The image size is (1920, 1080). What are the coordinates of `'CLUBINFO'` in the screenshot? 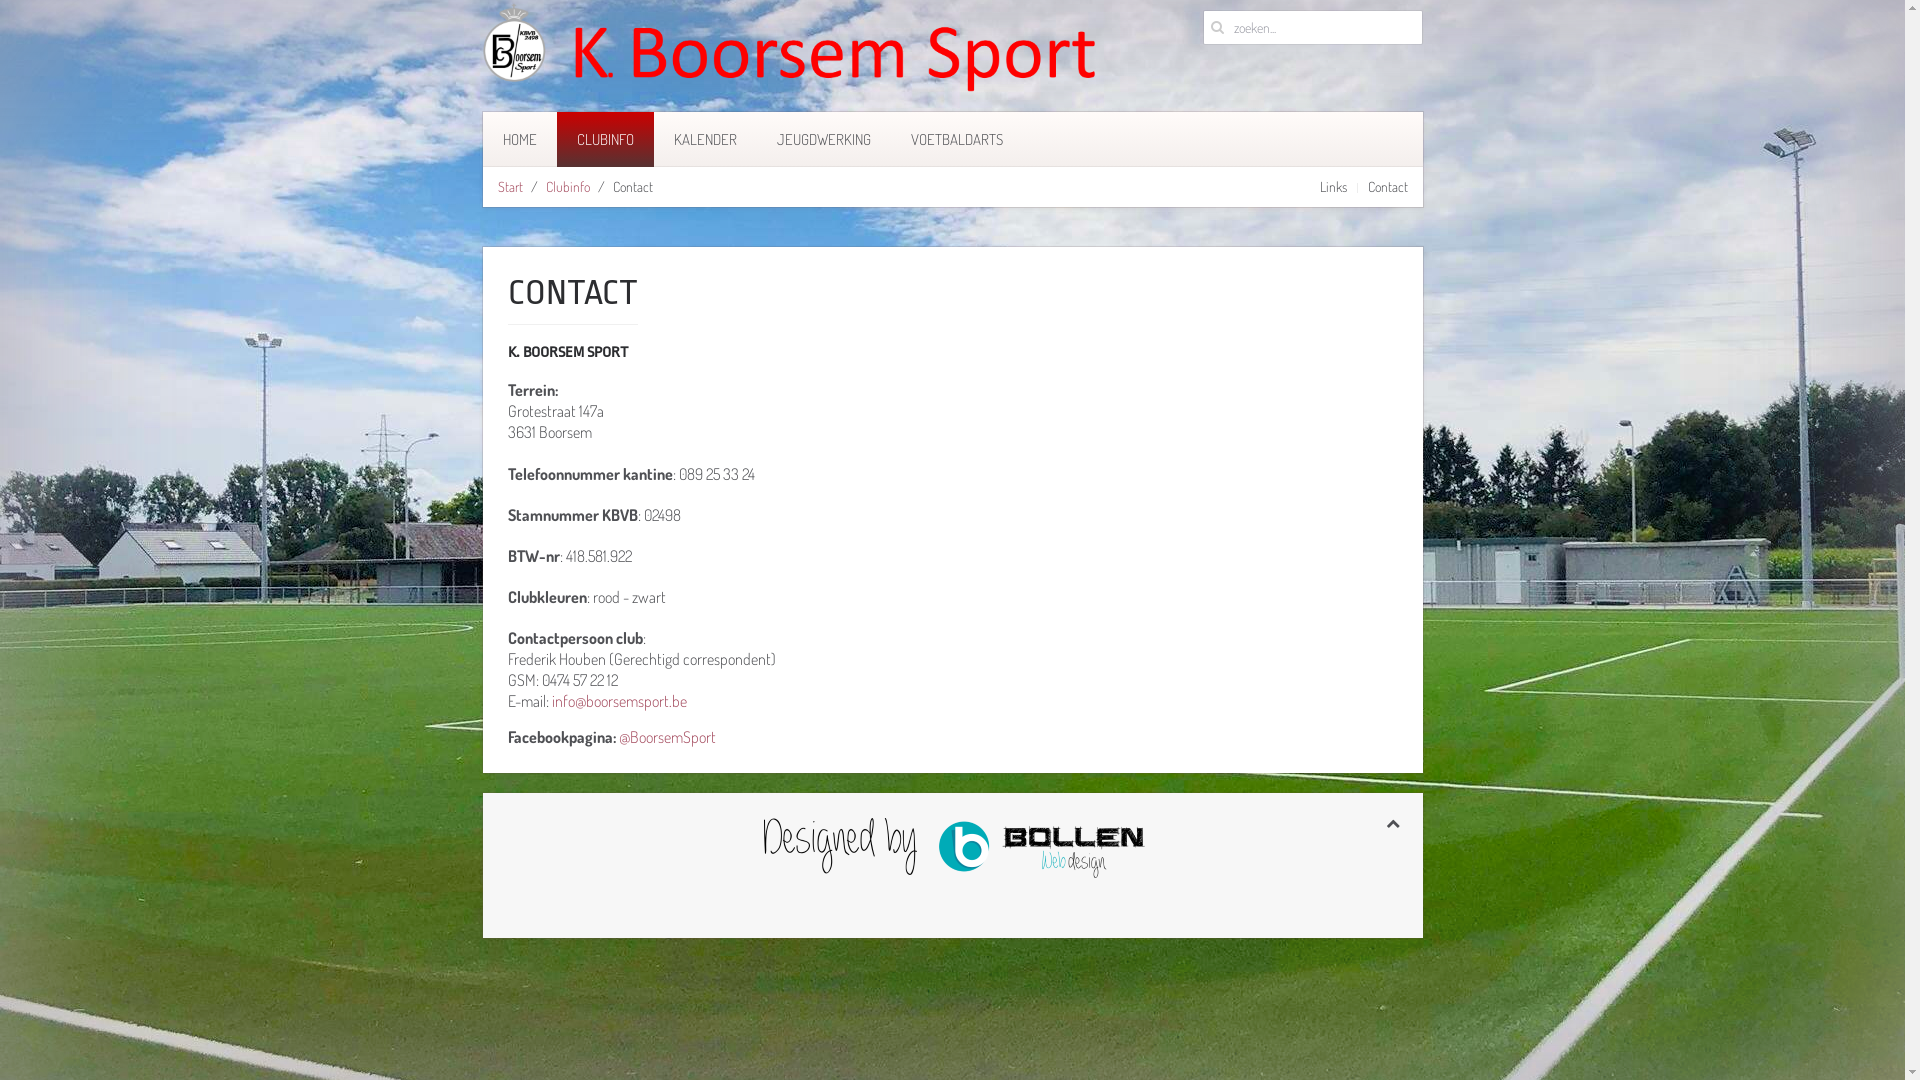 It's located at (603, 138).